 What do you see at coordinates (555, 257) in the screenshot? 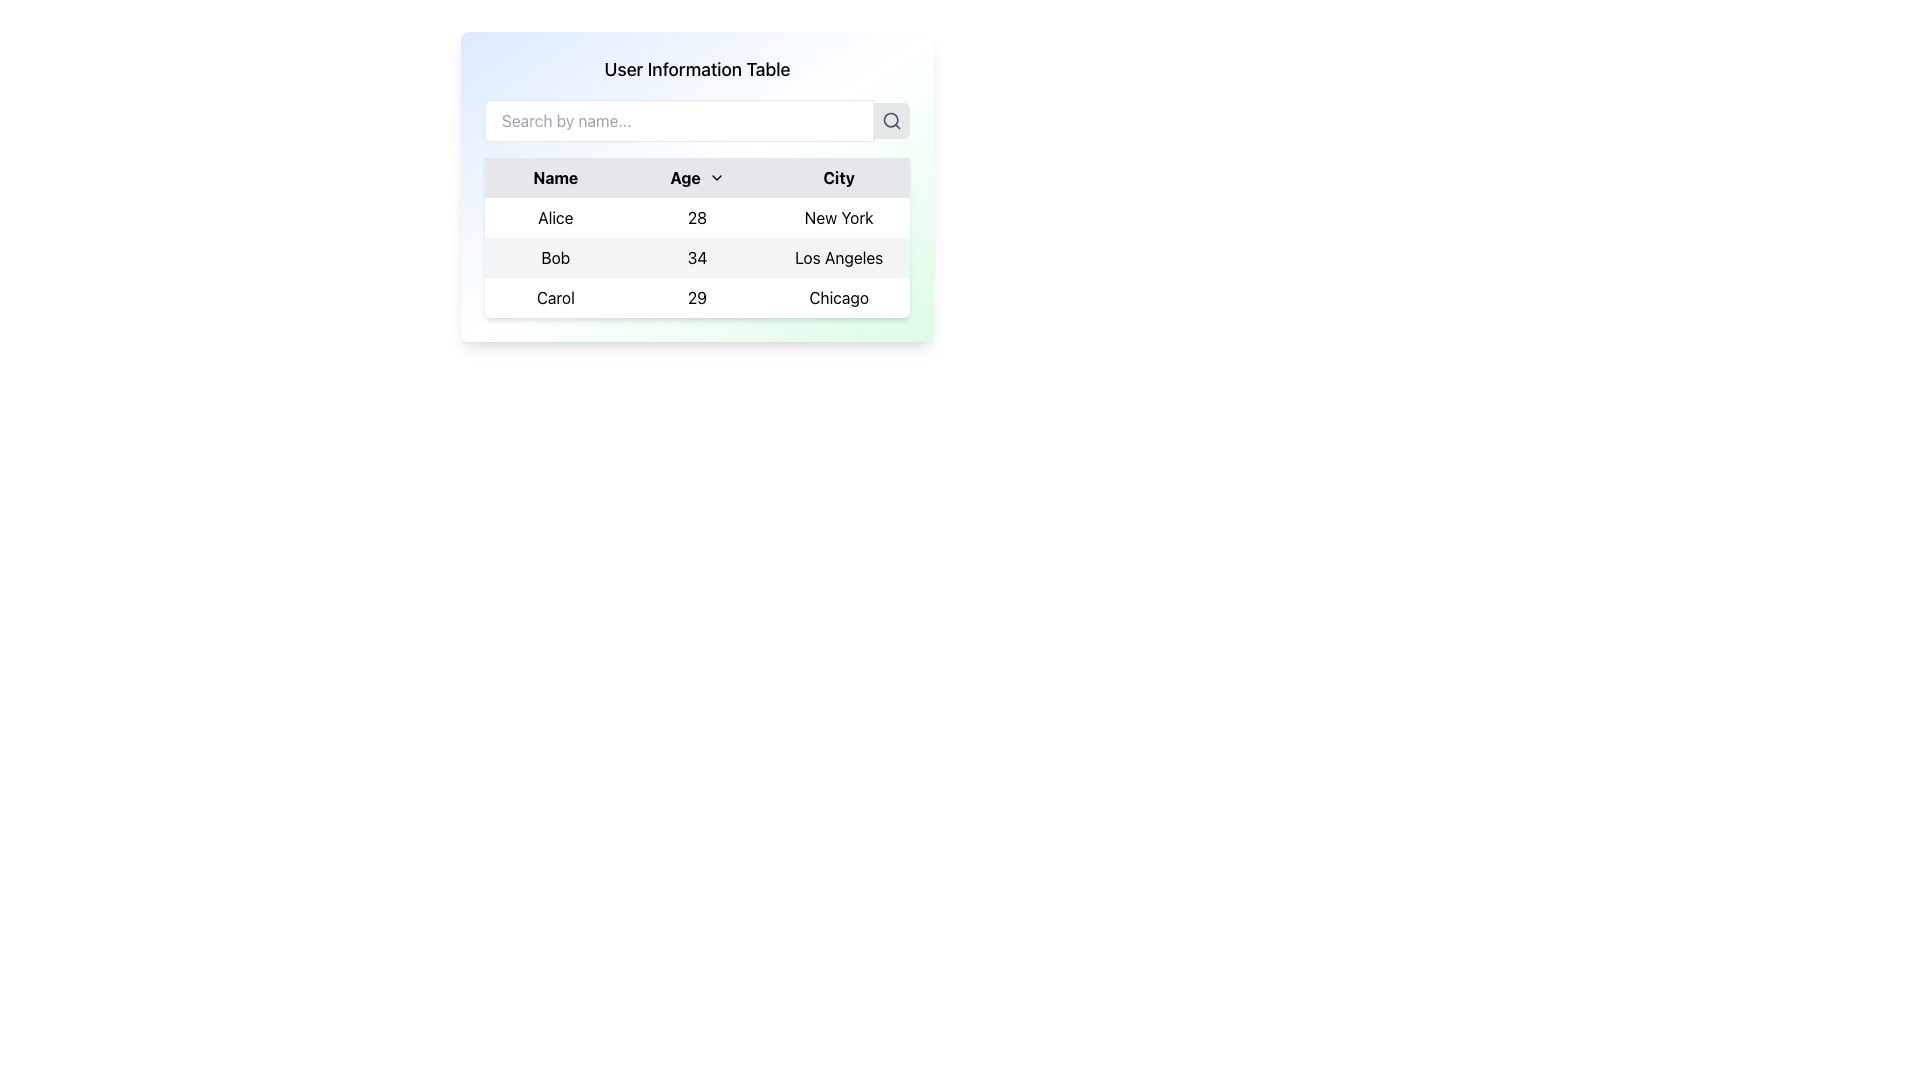
I see `the Text Cell containing the text 'Bob' in the 'Name' column of the table, located in the second row, first column` at bounding box center [555, 257].